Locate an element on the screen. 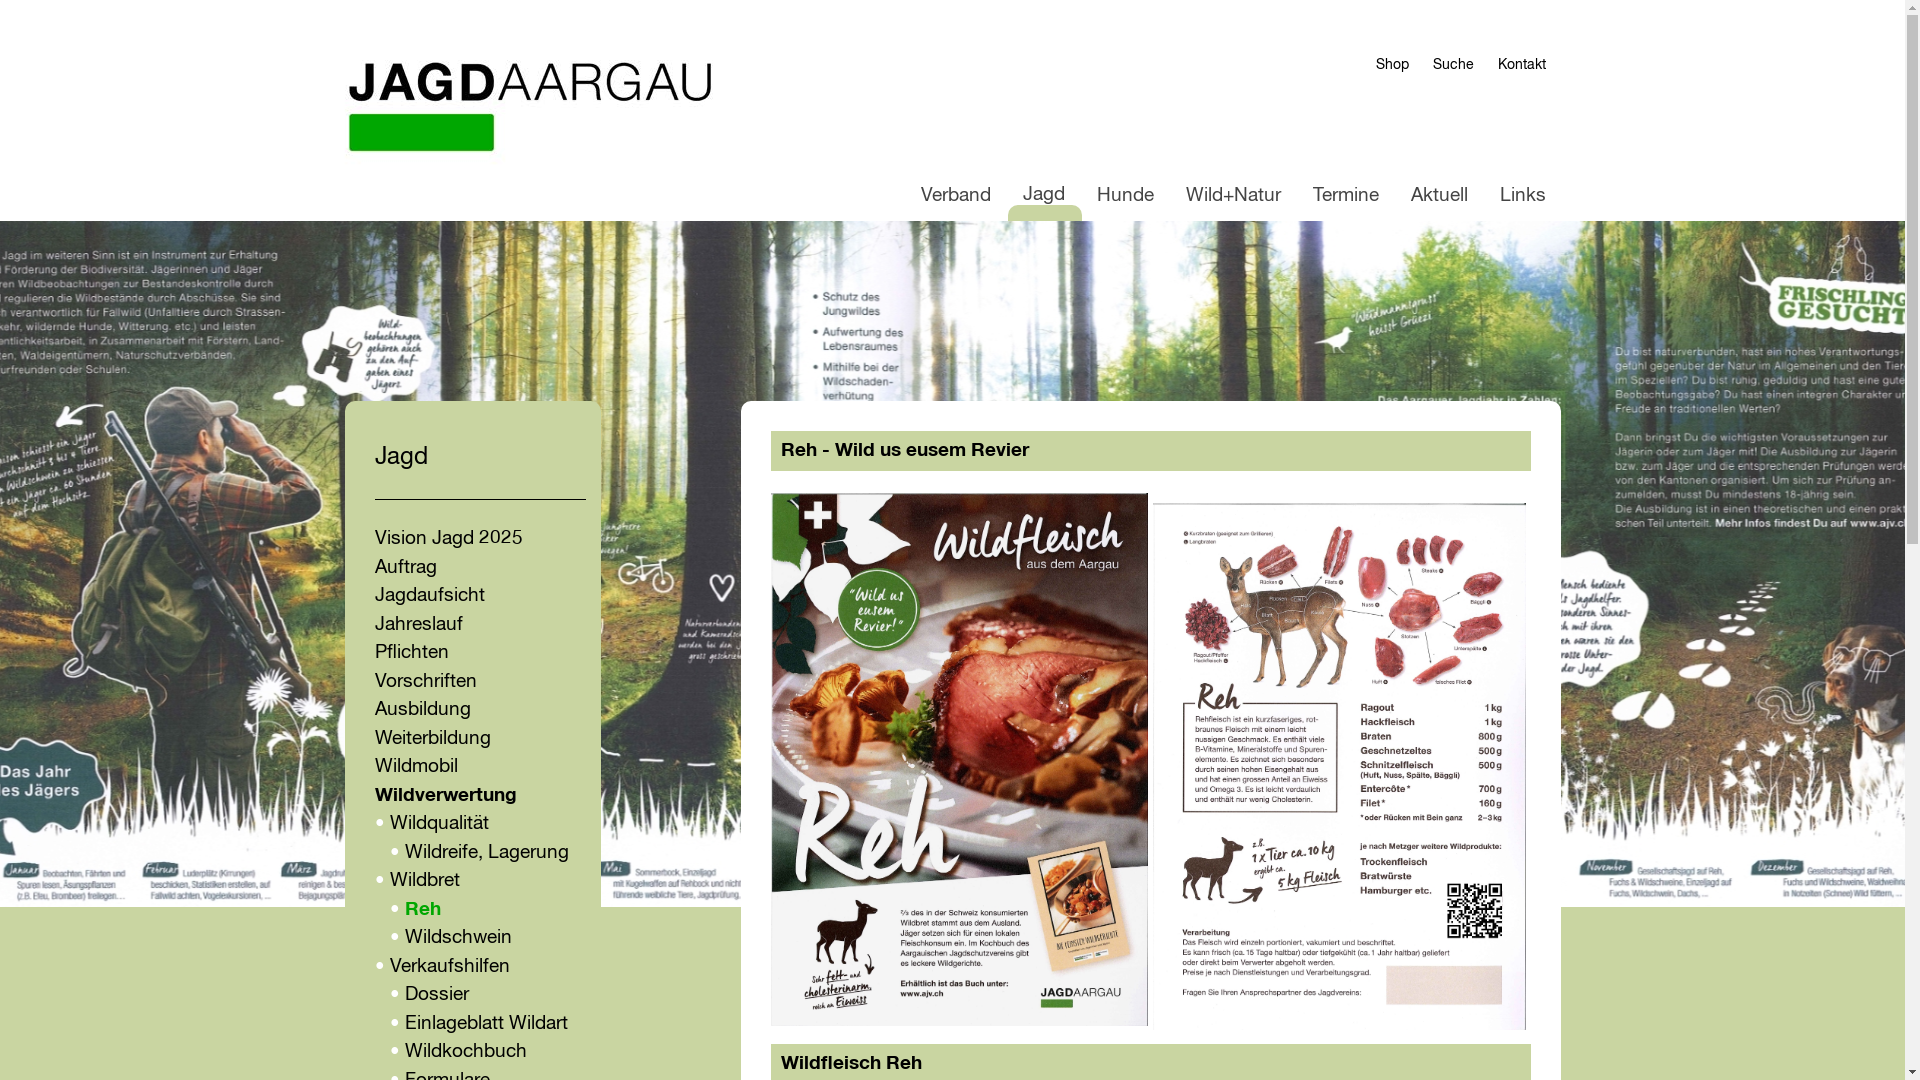 The width and height of the screenshot is (1920, 1080). 'Aktuell' is located at coordinates (1438, 196).